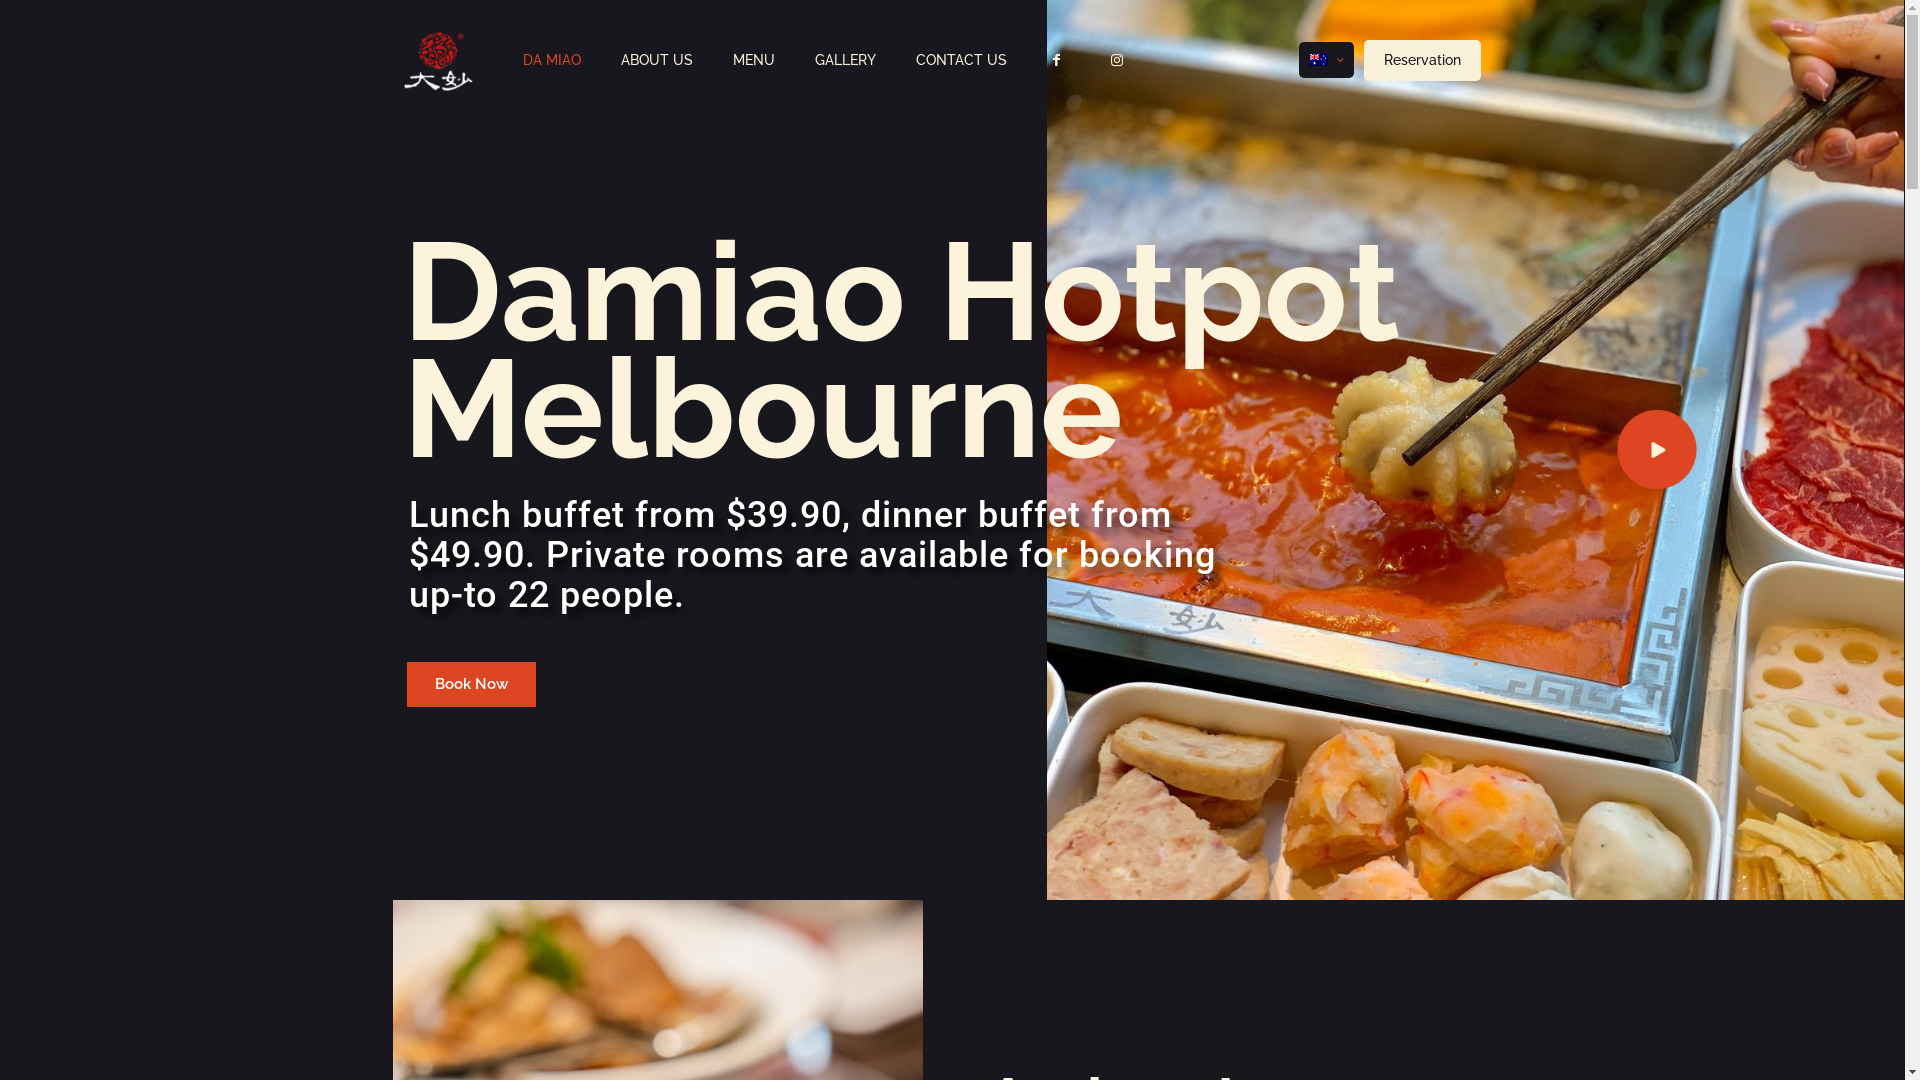 This screenshot has width=1920, height=1080. Describe the element at coordinates (469, 683) in the screenshot. I see `'Book Now'` at that location.